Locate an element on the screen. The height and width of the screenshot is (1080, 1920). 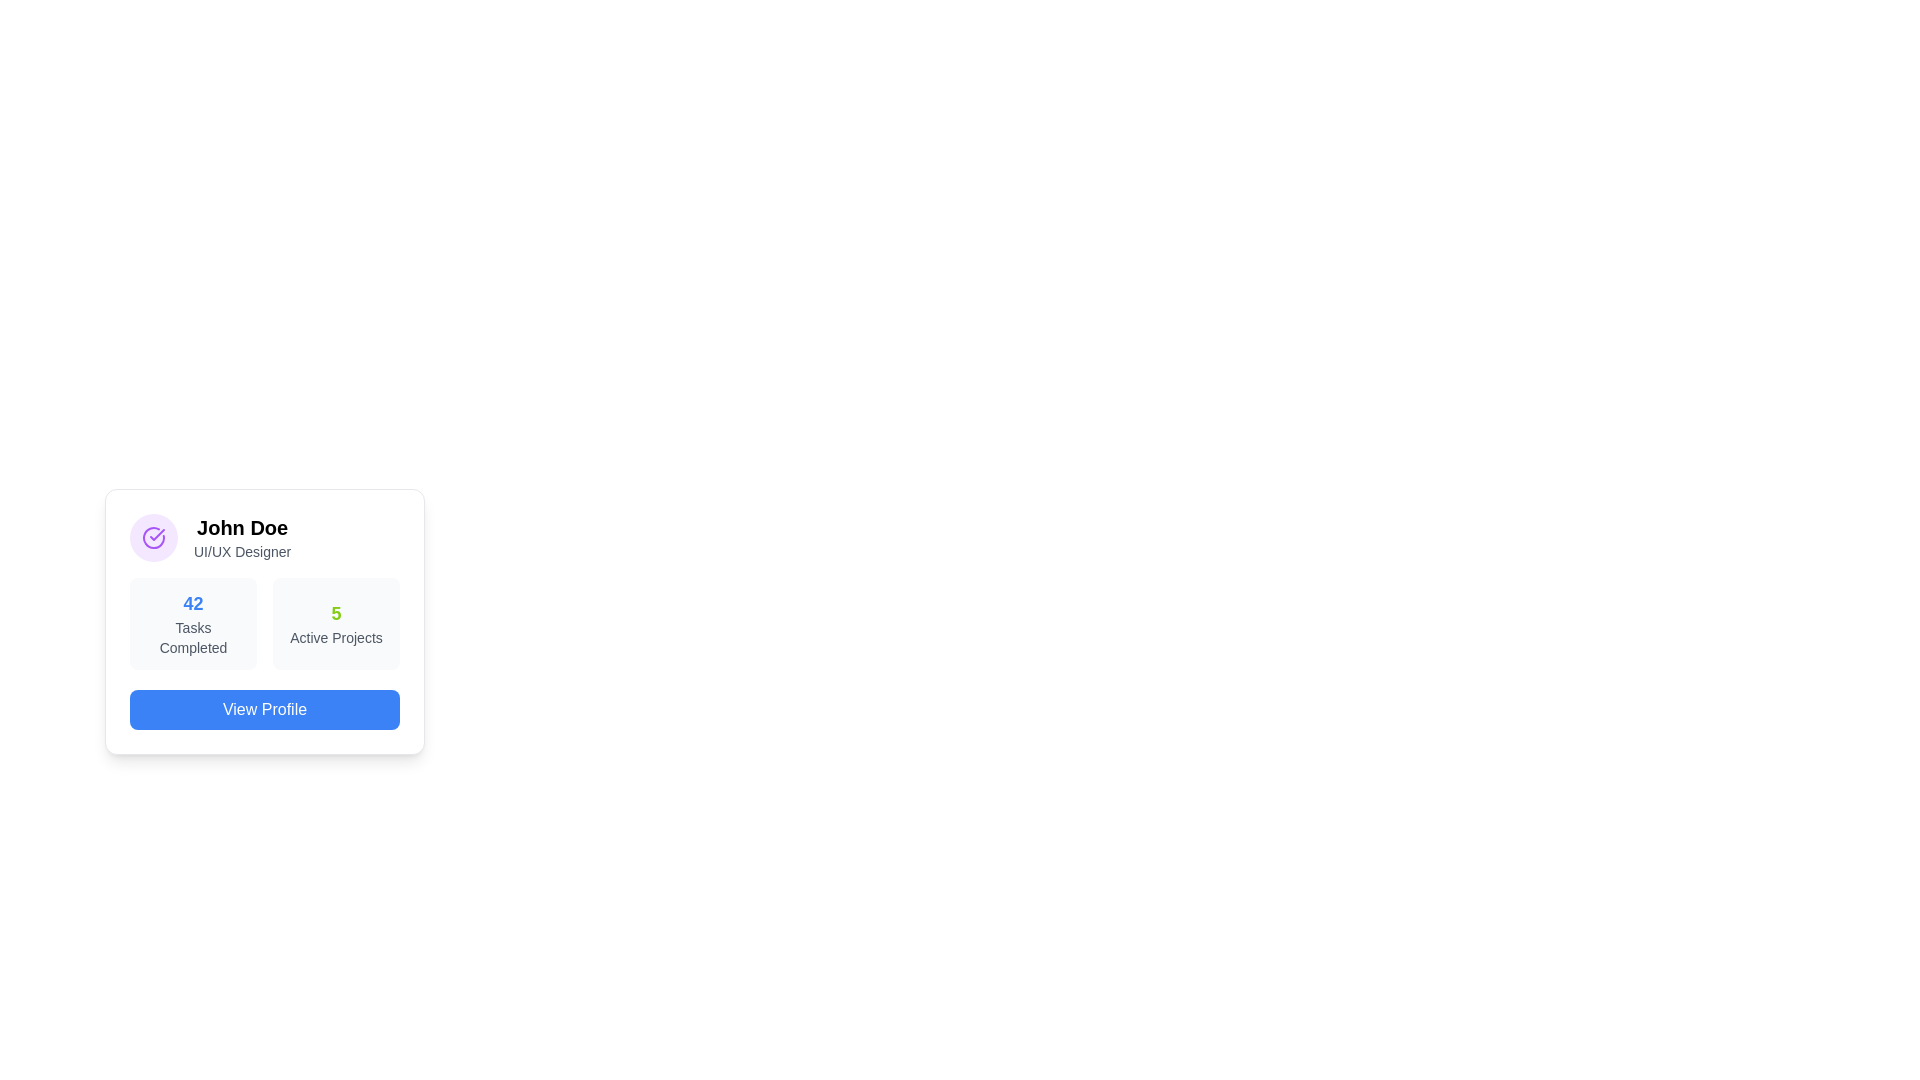
the Informative summary panel, which provides a summary of 'Tasks Completed' and 'Active Projects', located below the title 'John Doe' and above the 'View Profile' button is located at coordinates (263, 623).